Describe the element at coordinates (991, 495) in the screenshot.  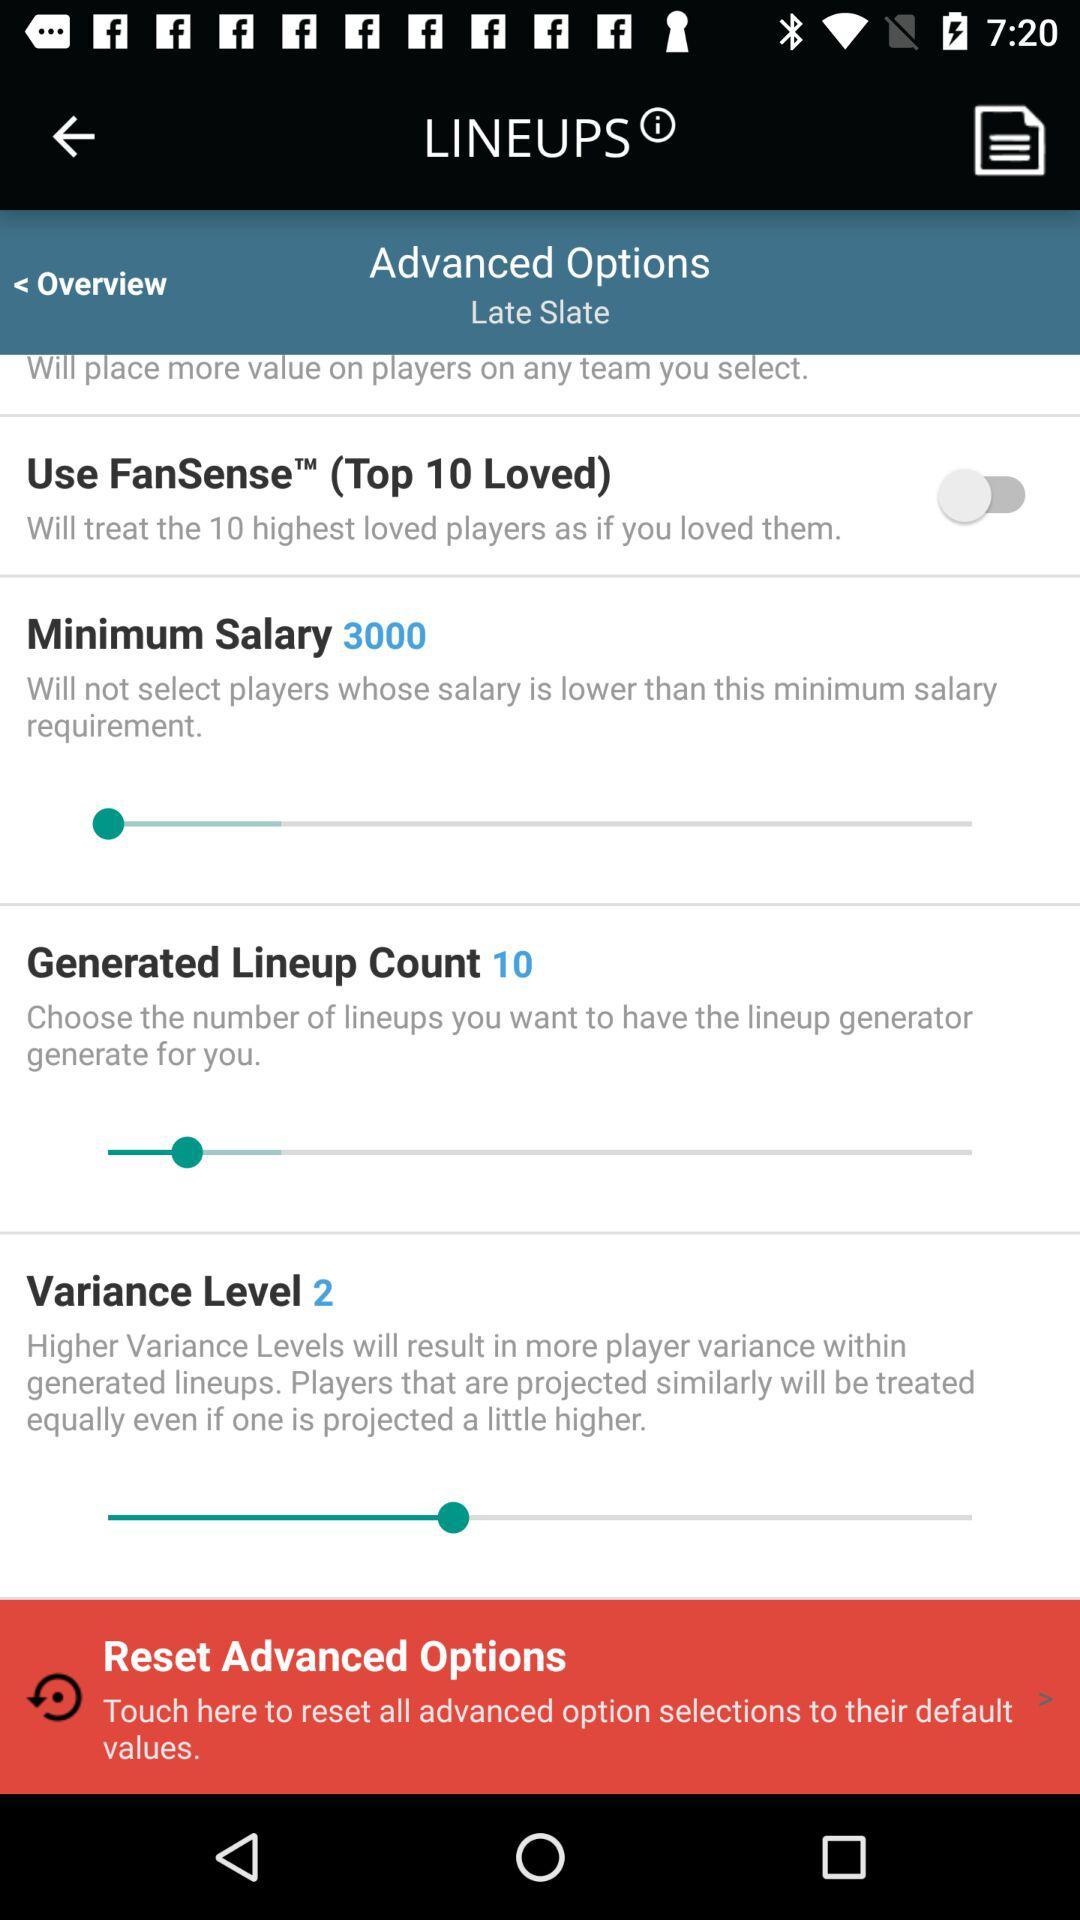
I see `item above will not select` at that location.